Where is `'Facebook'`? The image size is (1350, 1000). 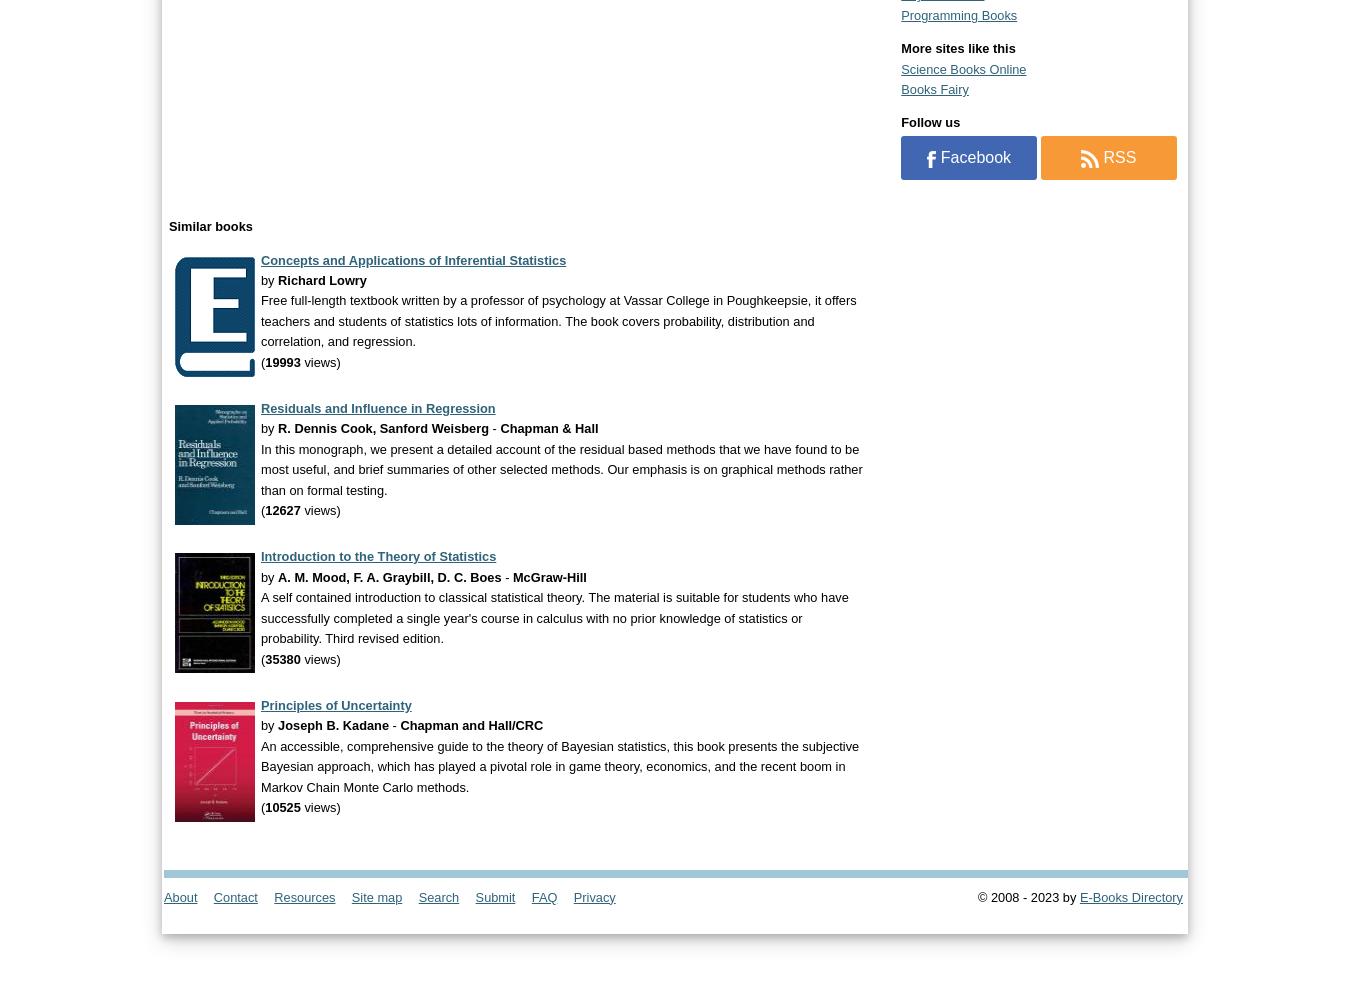
'Facebook' is located at coordinates (934, 156).